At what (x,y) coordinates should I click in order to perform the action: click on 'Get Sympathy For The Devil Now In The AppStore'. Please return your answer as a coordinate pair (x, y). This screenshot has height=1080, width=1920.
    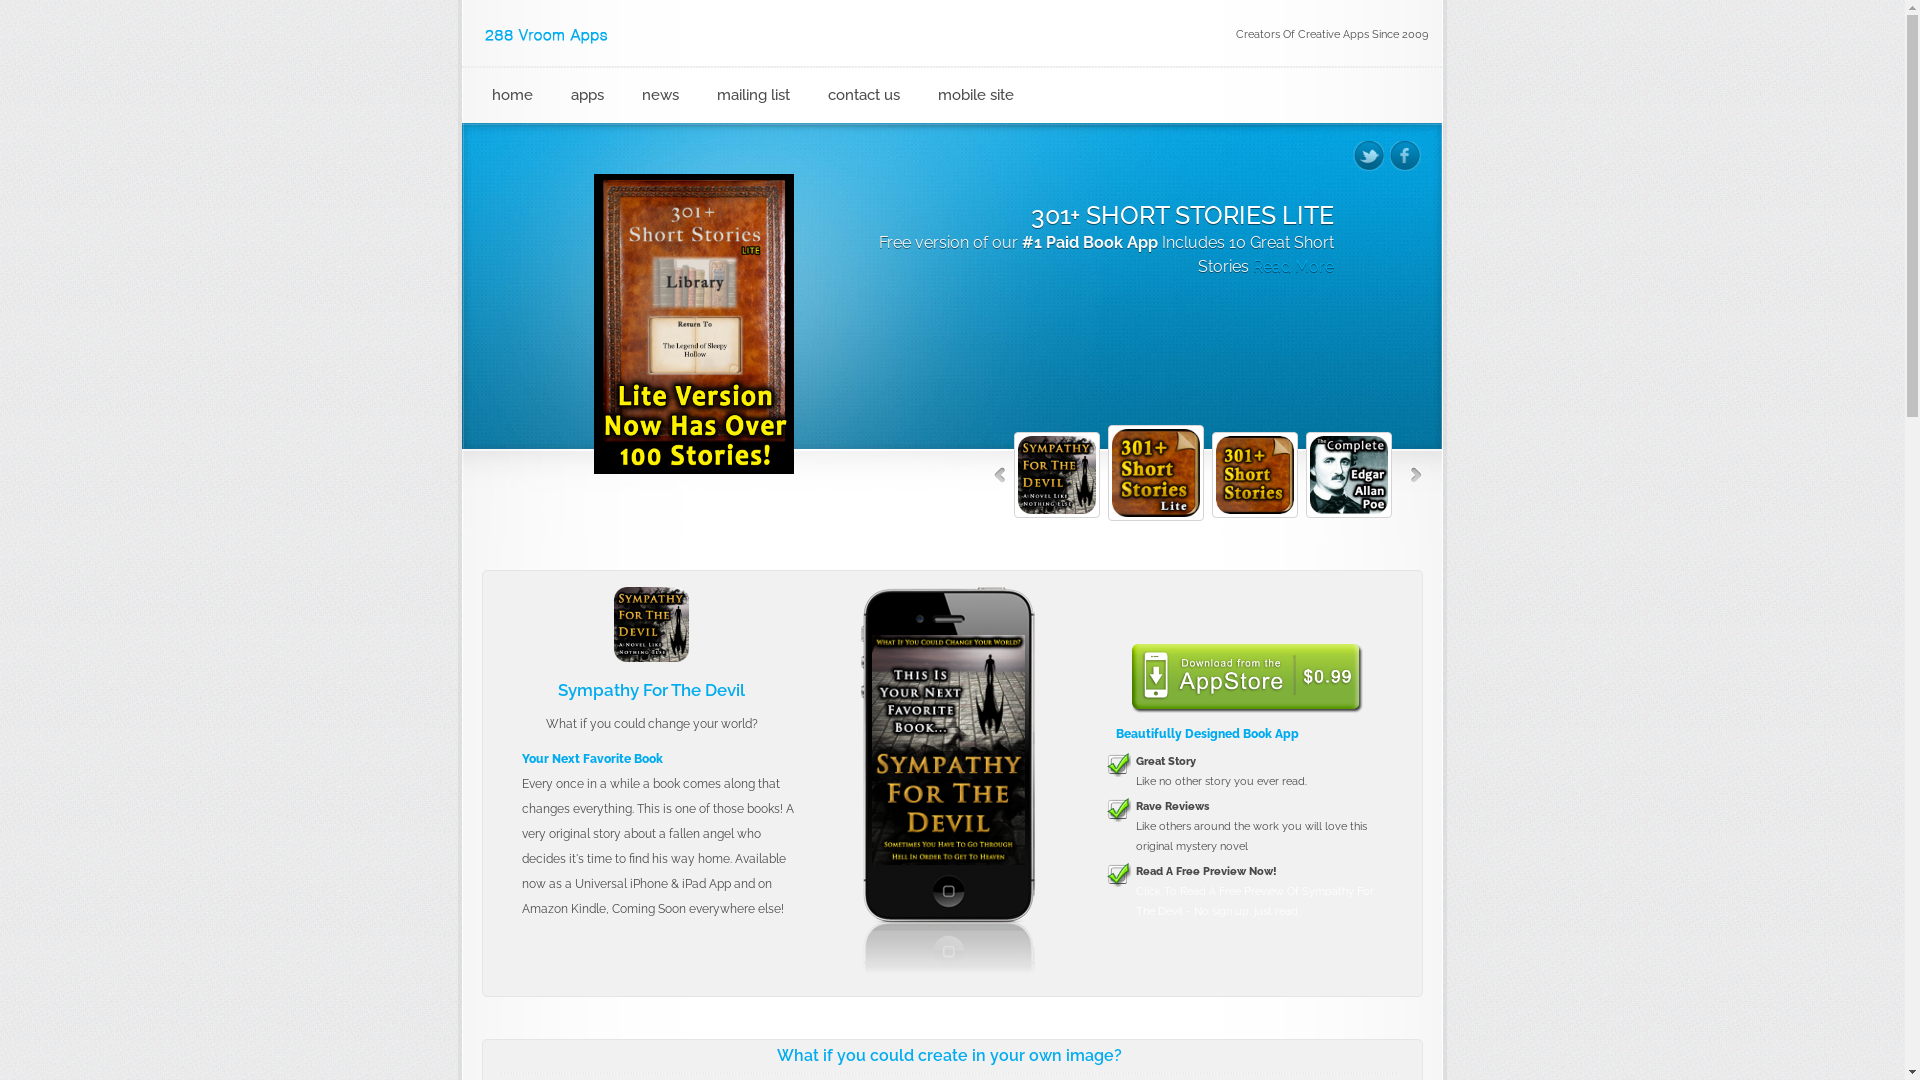
    Looking at the image, I should click on (1245, 676).